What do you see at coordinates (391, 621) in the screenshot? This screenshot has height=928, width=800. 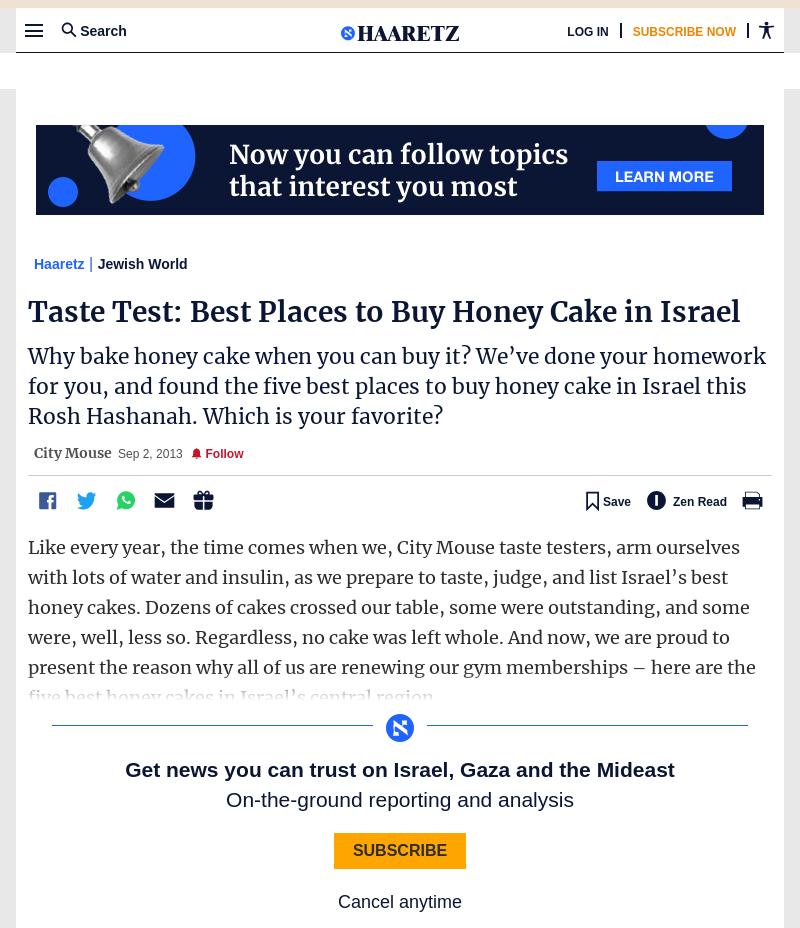 I see `'Like every year, the time comes when we, City Mouse taste testers, arm ourselves with lots of water and insulin, as we prepare to taste, judge, and list Israel’s best honey cakes. Dozens of cakes crossed our table, some were outstanding, and some were, well, less so. Regardless, no cake was left whole. And now, we are proud to present the reason why all of us are renewing our gym memberships – here are the five best honey cakes in Israel’s central region.'` at bounding box center [391, 621].